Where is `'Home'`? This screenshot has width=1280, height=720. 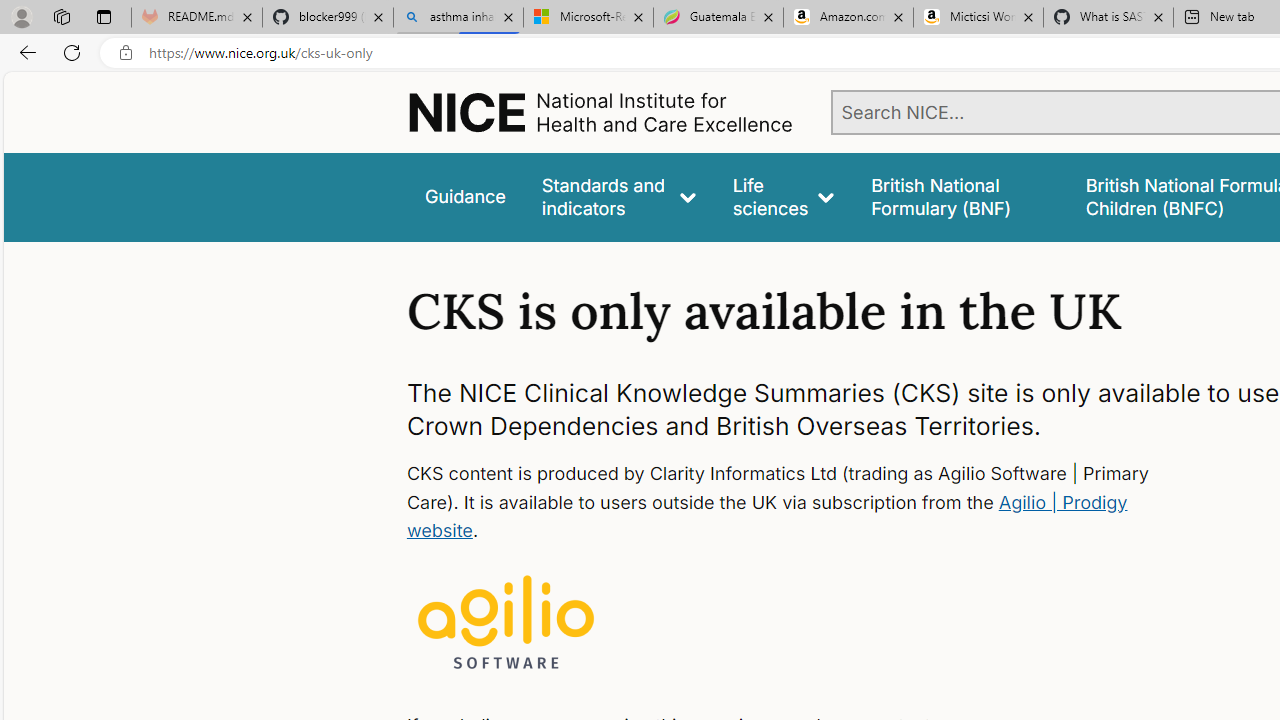
'Home' is located at coordinates (599, 112).